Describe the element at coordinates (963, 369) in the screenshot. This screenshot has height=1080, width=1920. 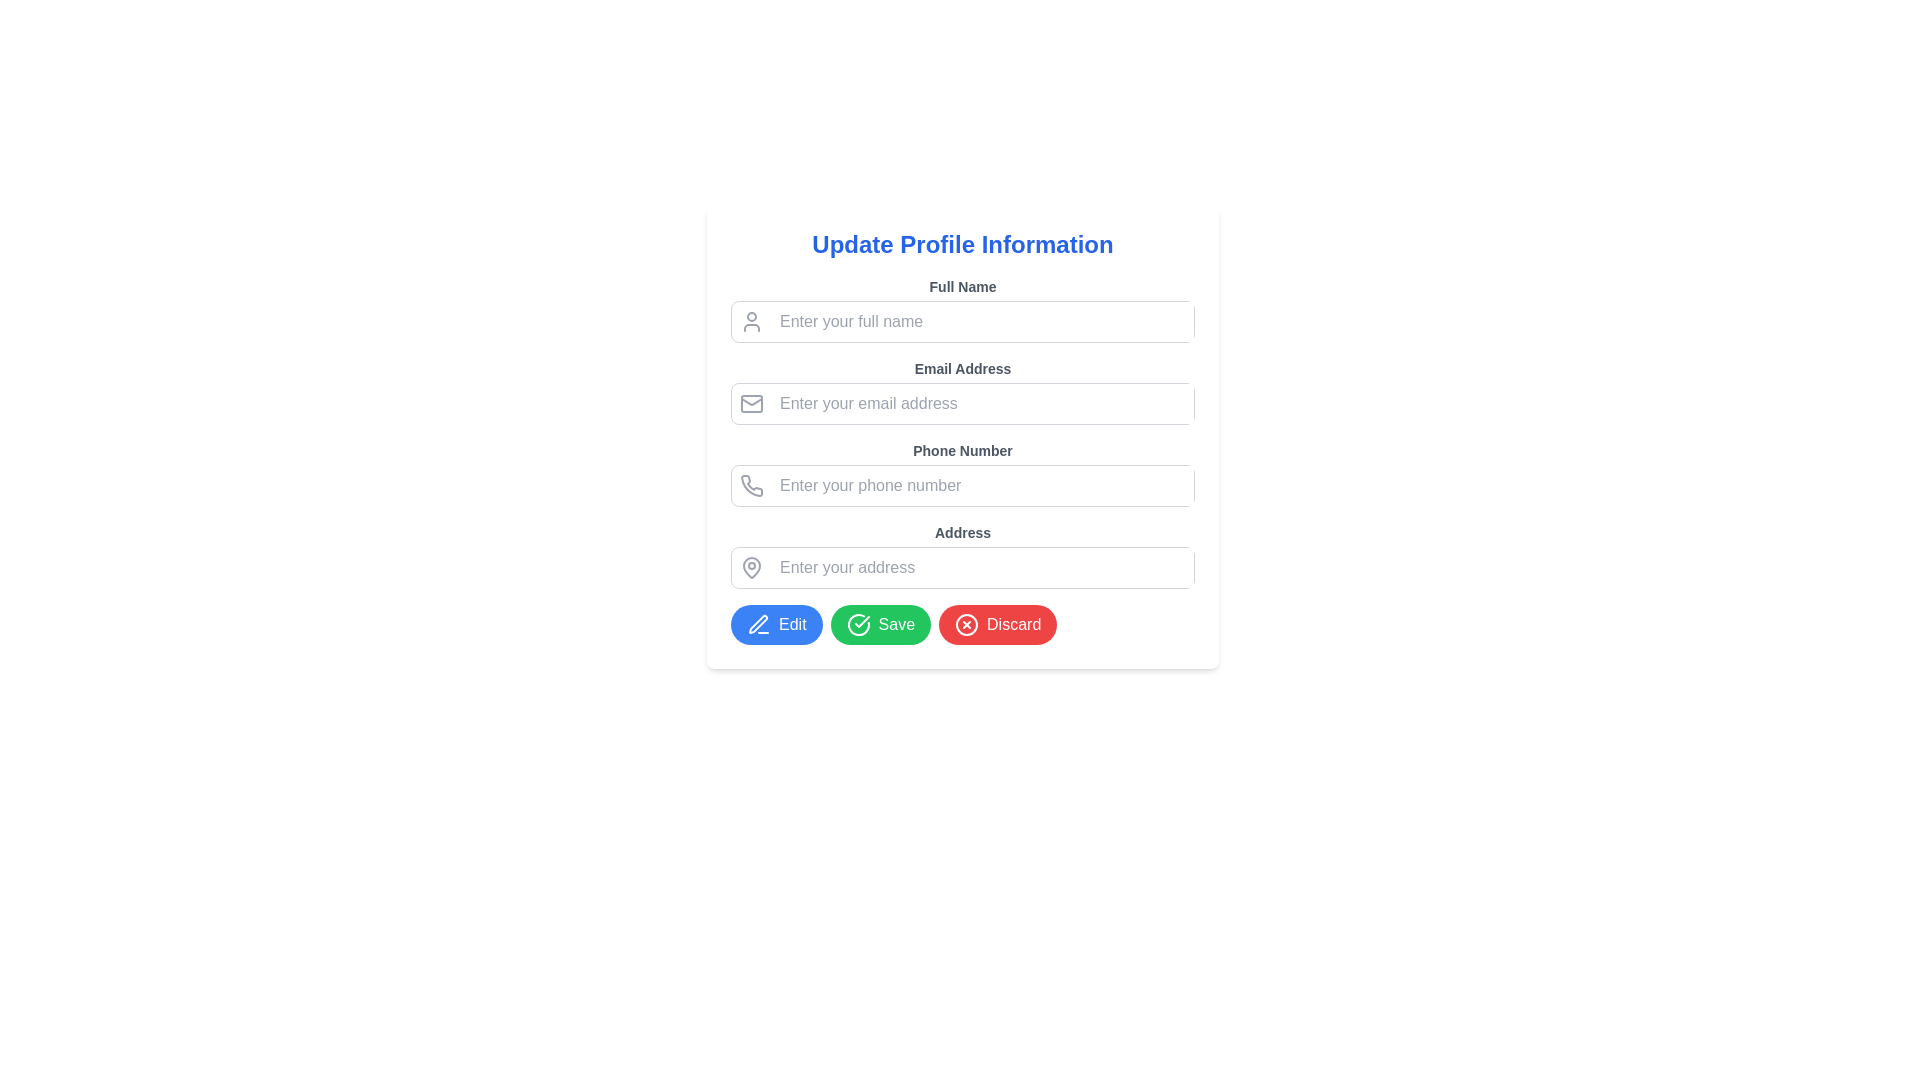
I see `the label for the email input field located under the 'Full Name' label in the 'Update Profile Information' section` at that location.